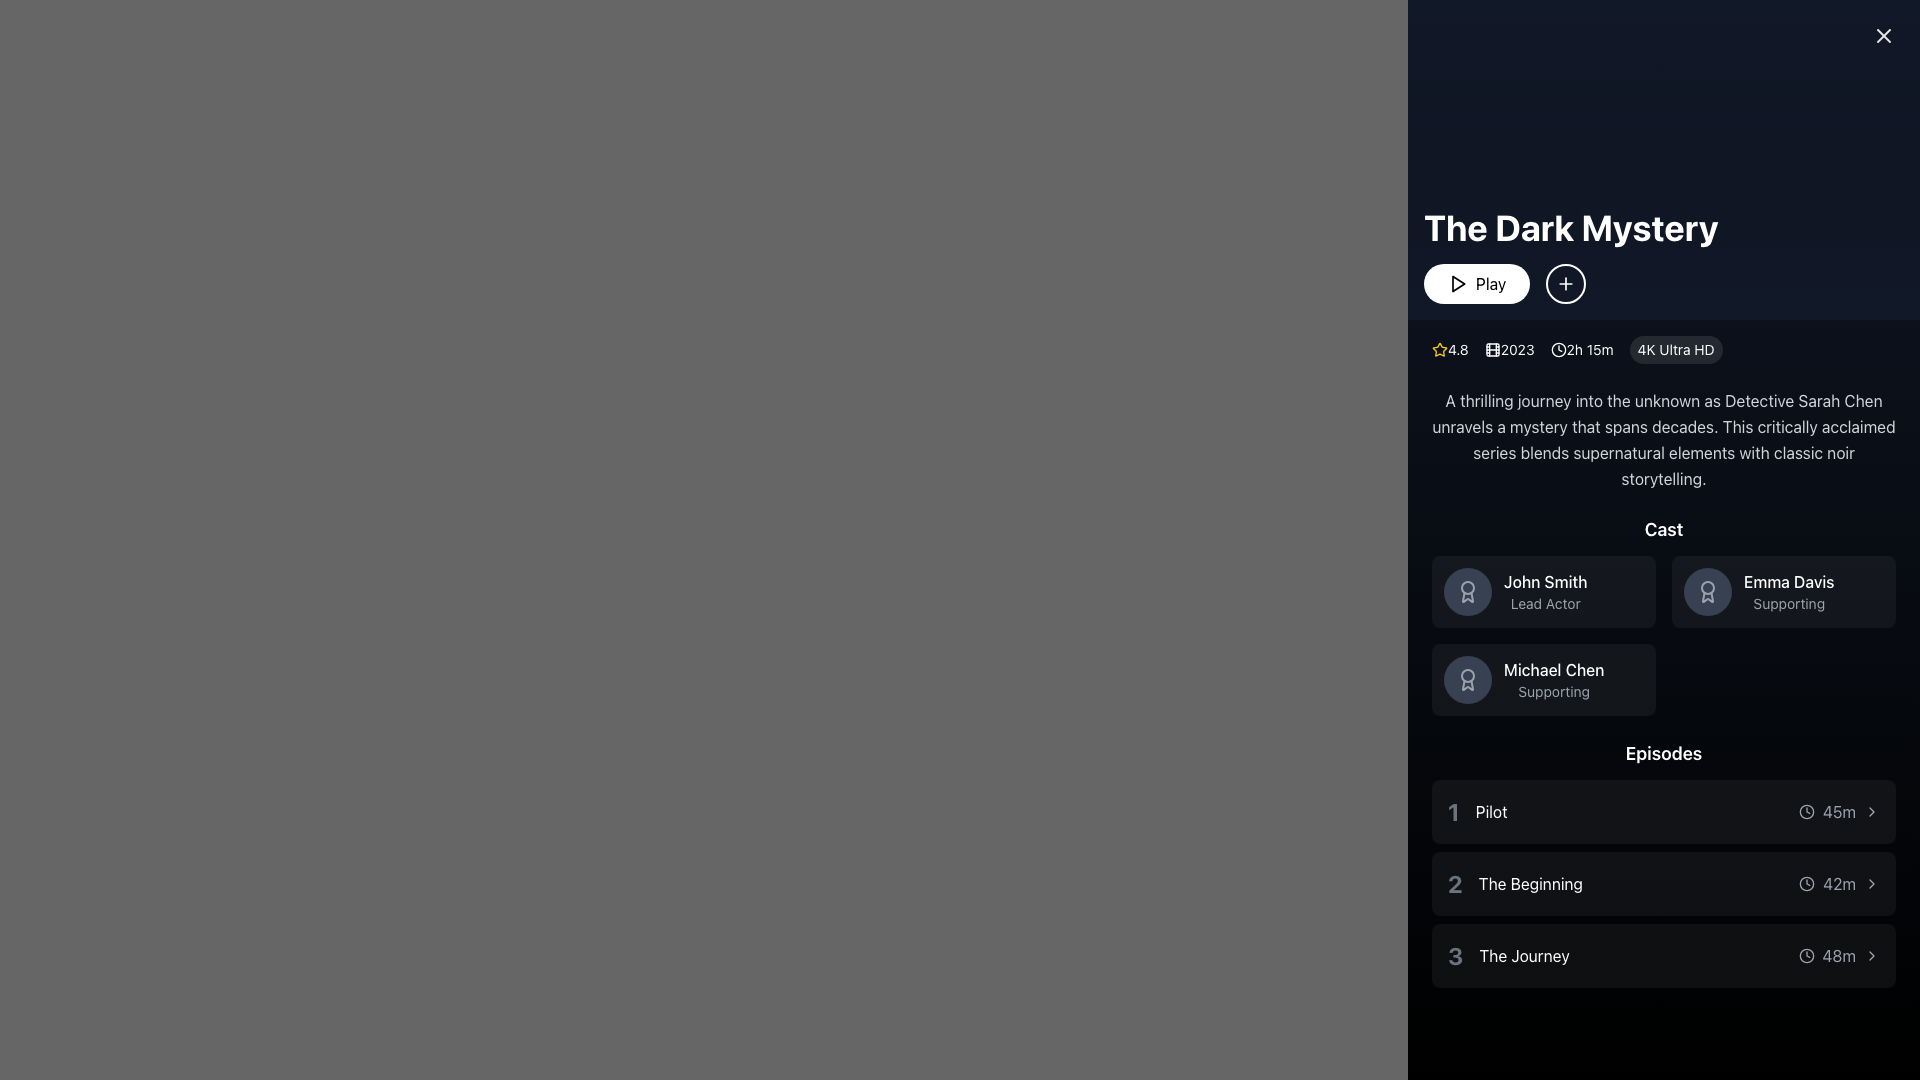 The width and height of the screenshot is (1920, 1080). What do you see at coordinates (1882, 35) in the screenshot?
I see `the 'X' icon in the top-right corner of the interface` at bounding box center [1882, 35].